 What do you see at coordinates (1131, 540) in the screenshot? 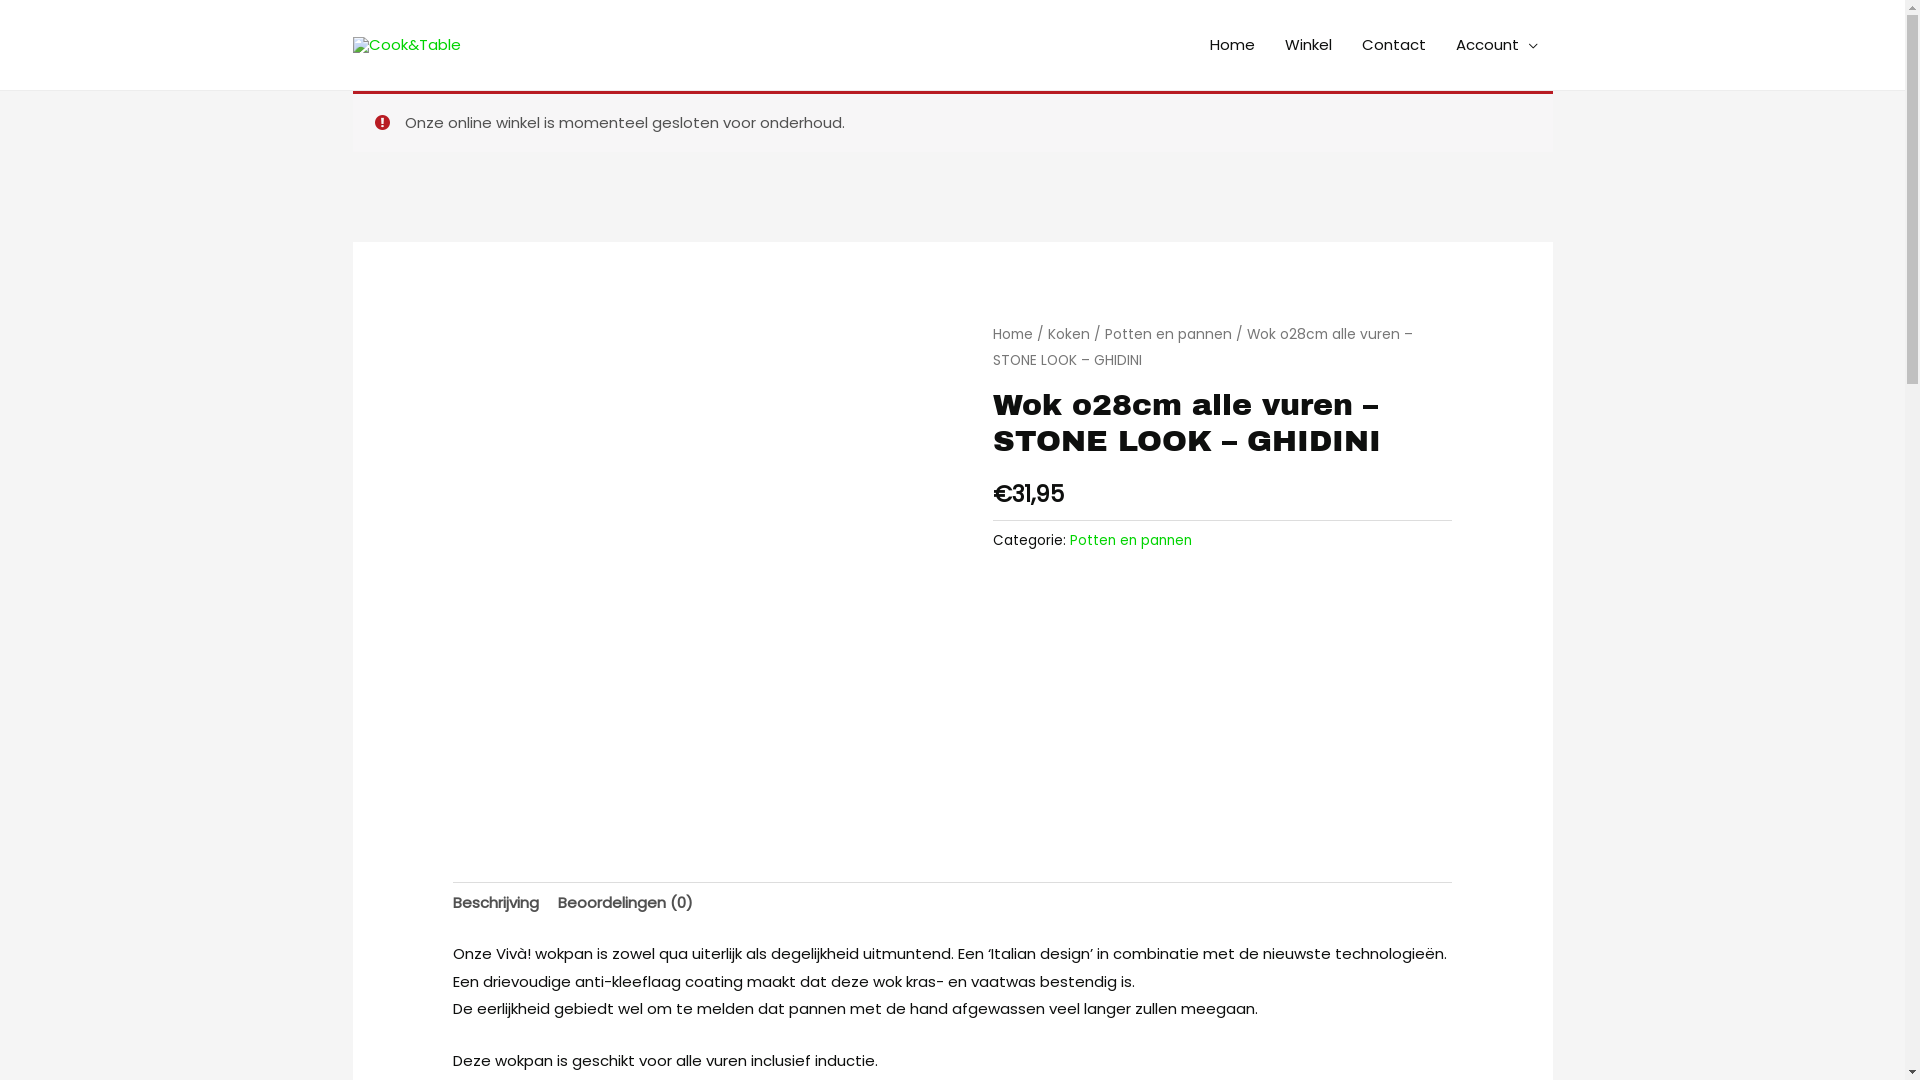
I see `'Potten en pannen'` at bounding box center [1131, 540].